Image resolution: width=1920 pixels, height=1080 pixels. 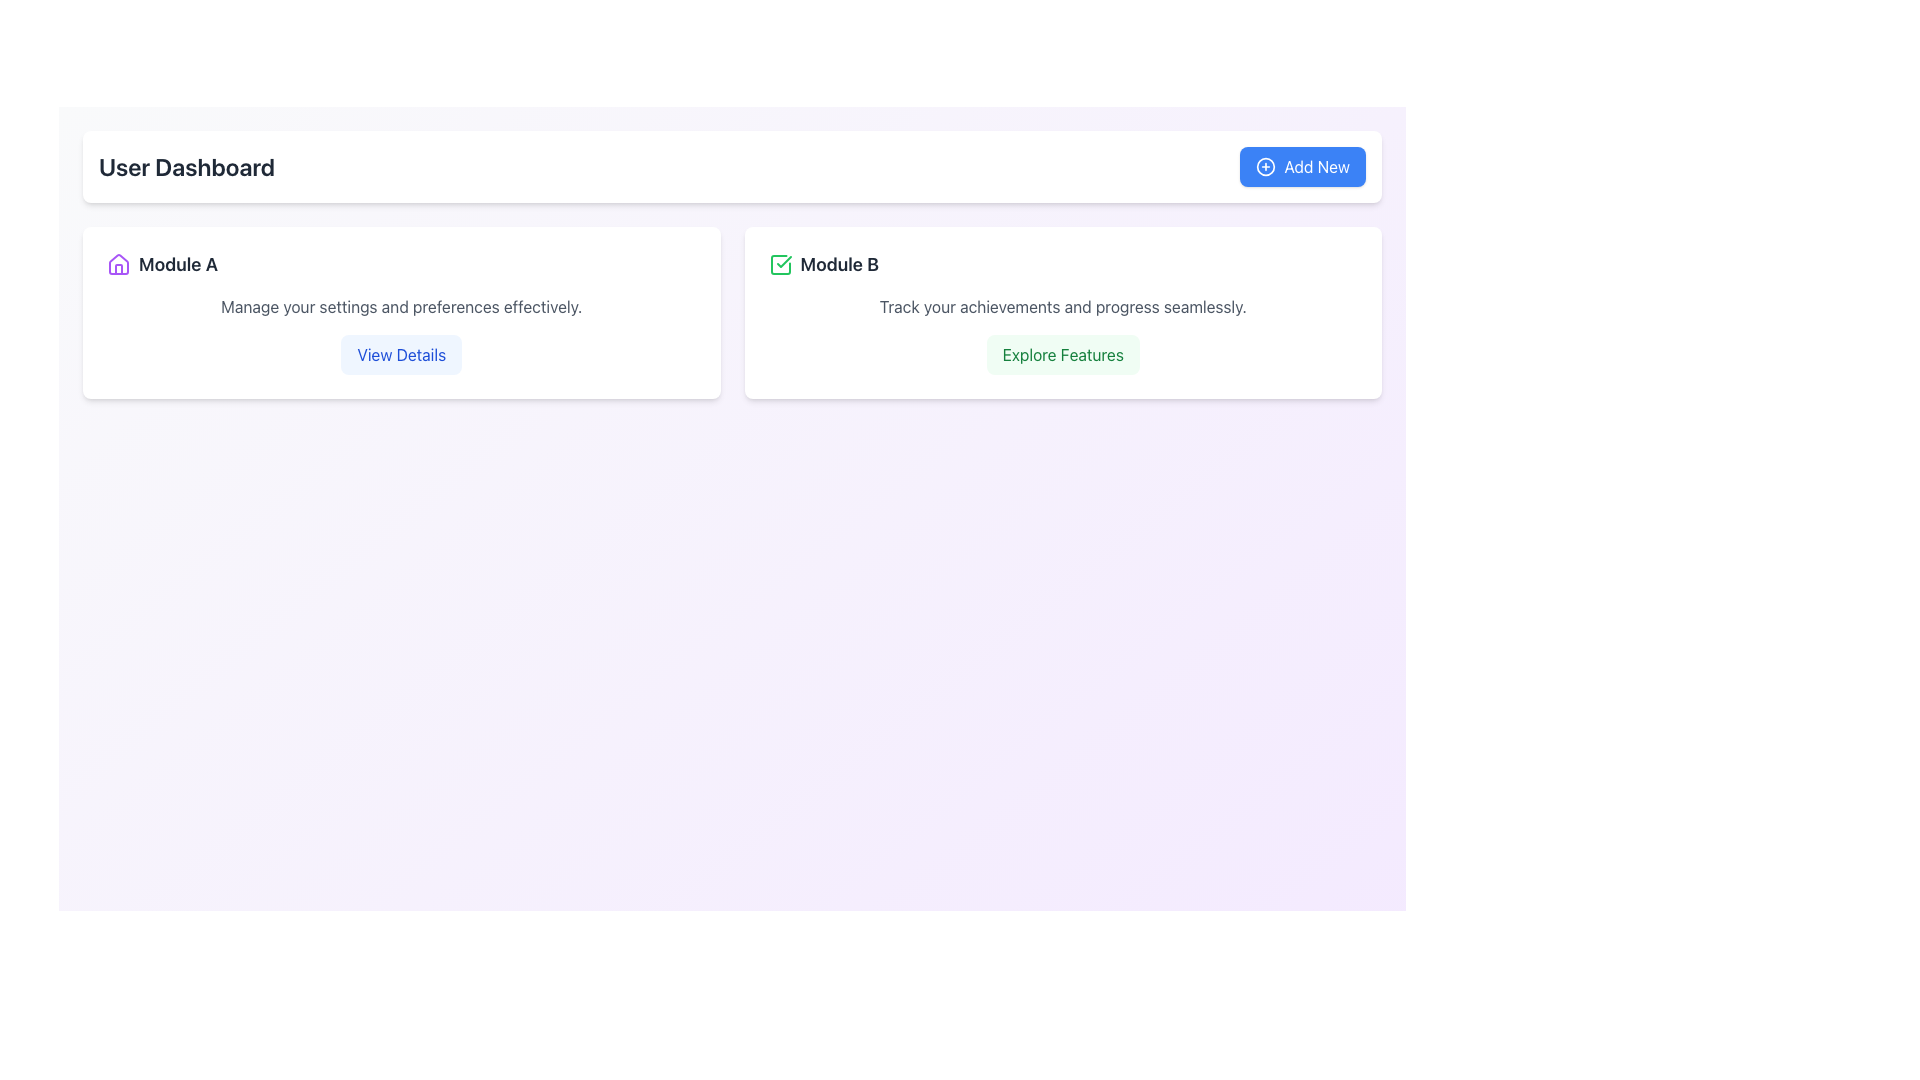 I want to click on the green check icon located to the left of the label 'Module B' within its card, positioned at the top-left corner of the card, so click(x=779, y=264).